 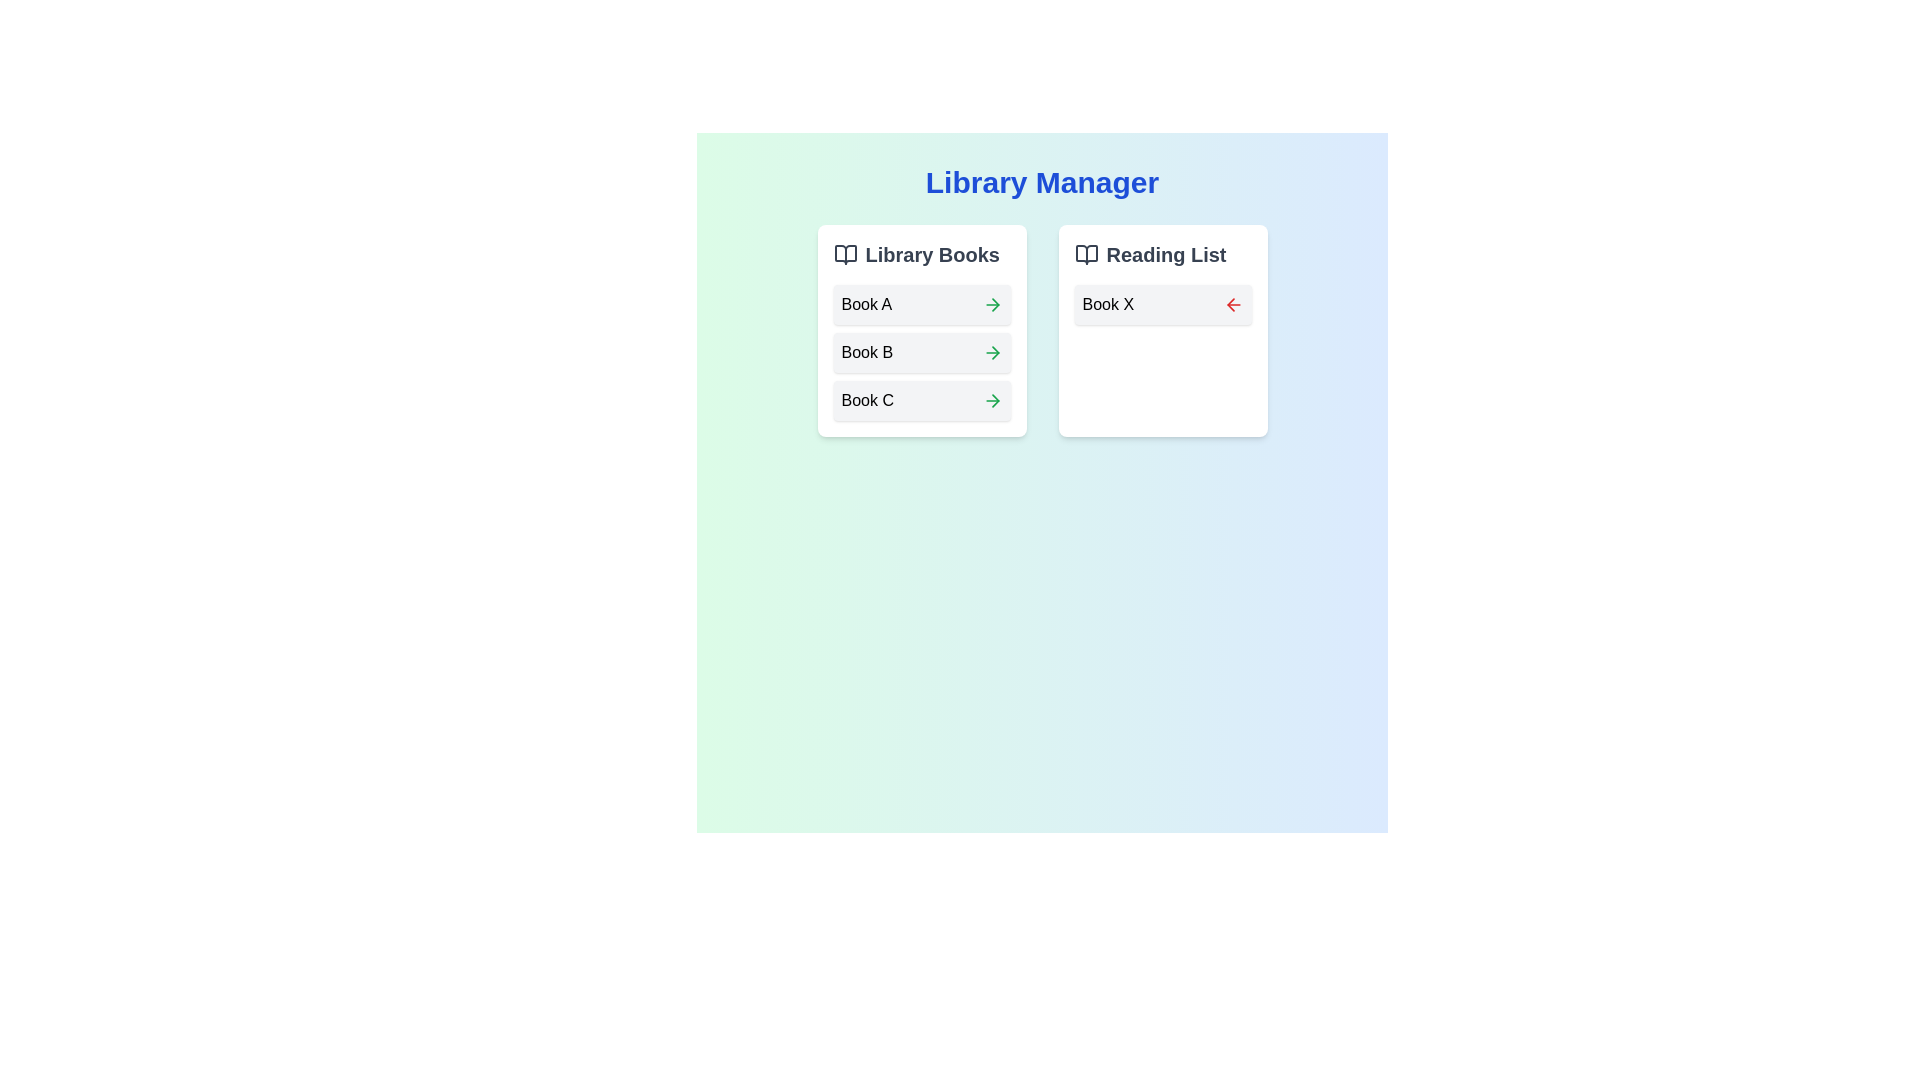 What do you see at coordinates (845, 253) in the screenshot?
I see `the book icon in the 'Library Books' section header, which features two open pages with a vertical line separating them` at bounding box center [845, 253].